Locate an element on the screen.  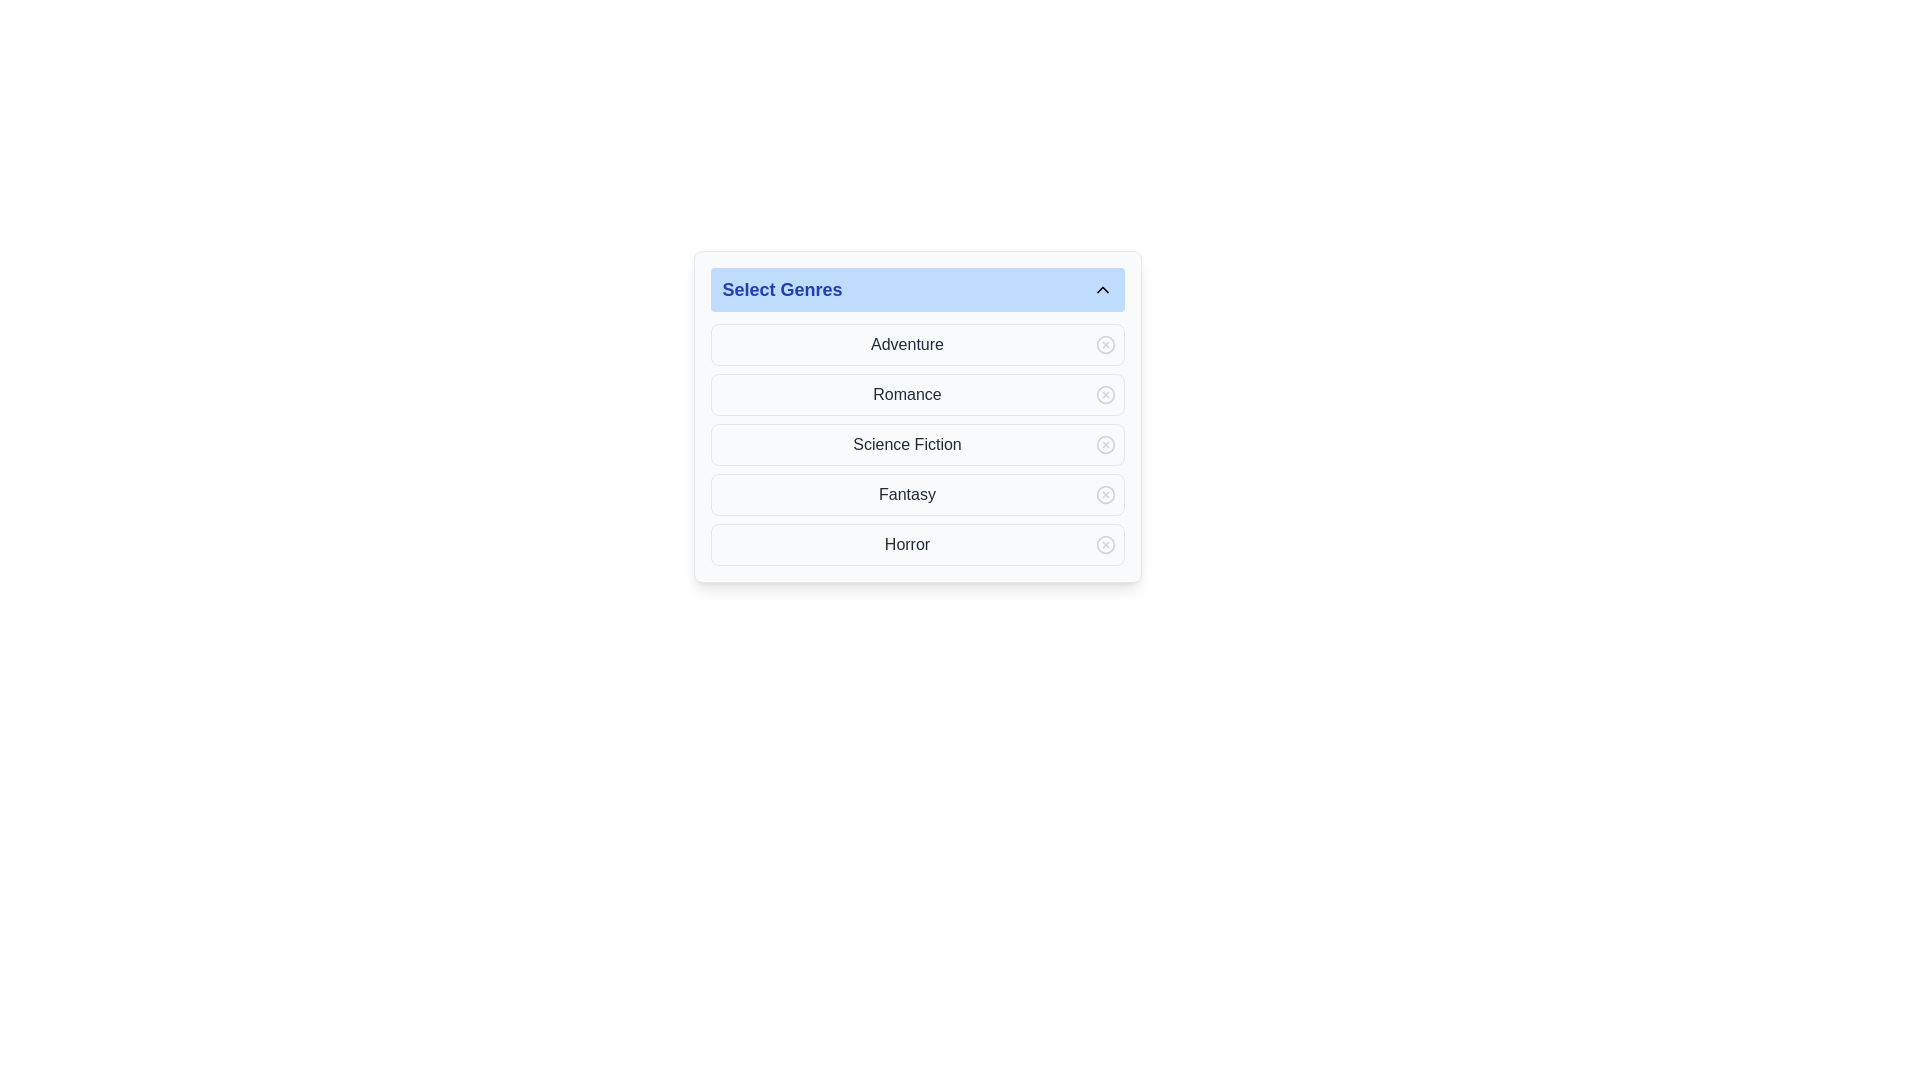
the arrow icon located on the right end of the blue header bar labeled 'Select Genres' is located at coordinates (1101, 289).